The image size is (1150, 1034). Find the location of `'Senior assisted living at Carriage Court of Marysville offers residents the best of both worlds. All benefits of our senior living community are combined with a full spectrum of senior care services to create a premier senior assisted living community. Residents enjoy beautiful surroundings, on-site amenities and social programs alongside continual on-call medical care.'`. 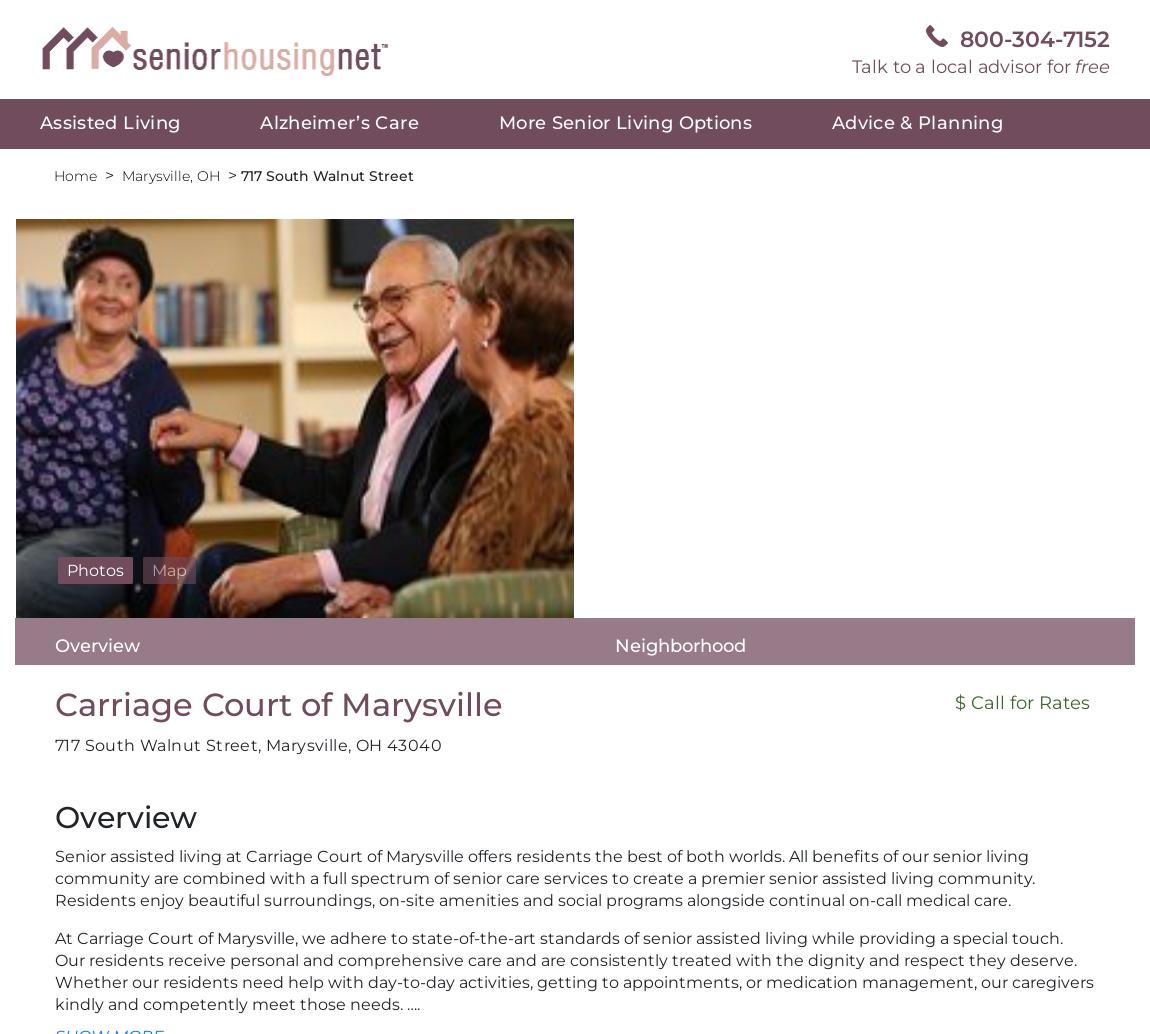

'Senior assisted living at Carriage Court of Marysville offers residents the best of both worlds. All benefits of our senior living community are combined with a full spectrum of senior care services to create a premier senior assisted living community. Residents enjoy beautiful surroundings, on-site amenities and social programs alongside continual on-call medical care.' is located at coordinates (544, 877).